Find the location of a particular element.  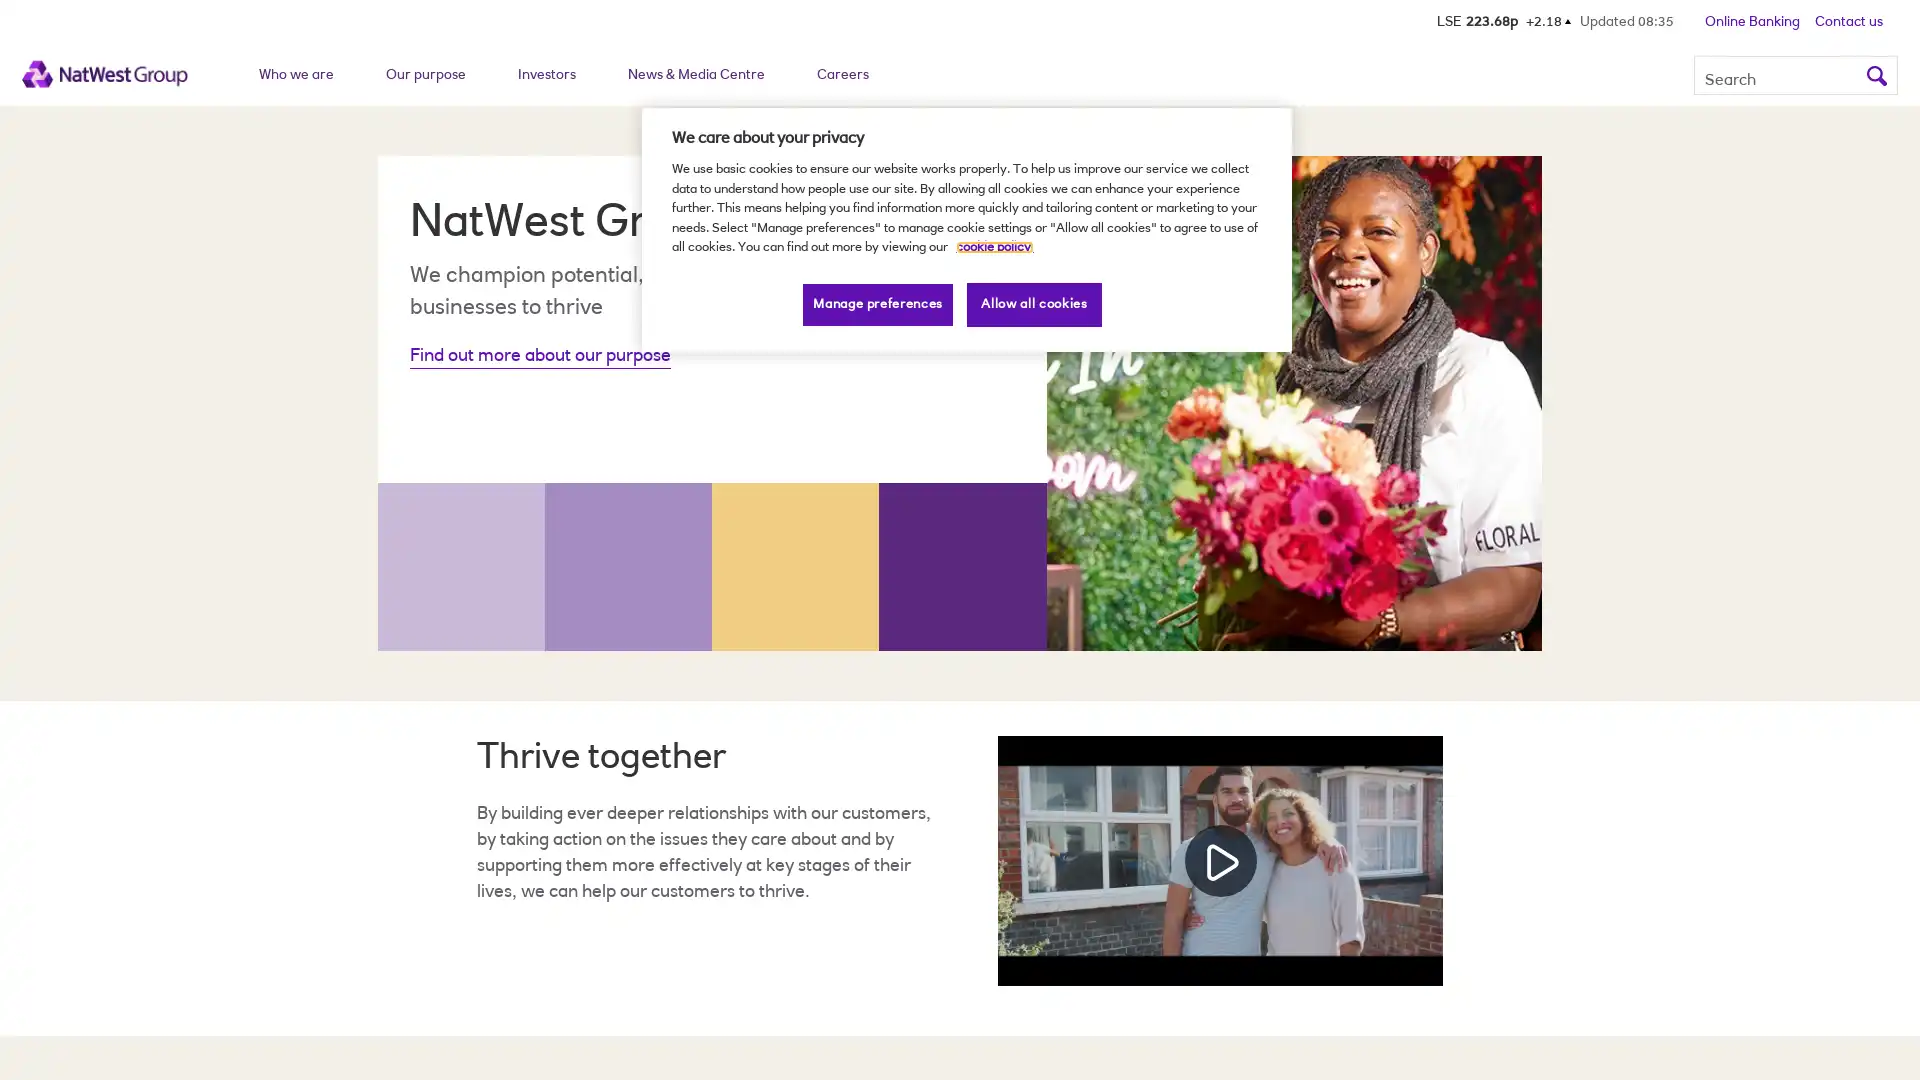

Allow all cookies is located at coordinates (1034, 304).